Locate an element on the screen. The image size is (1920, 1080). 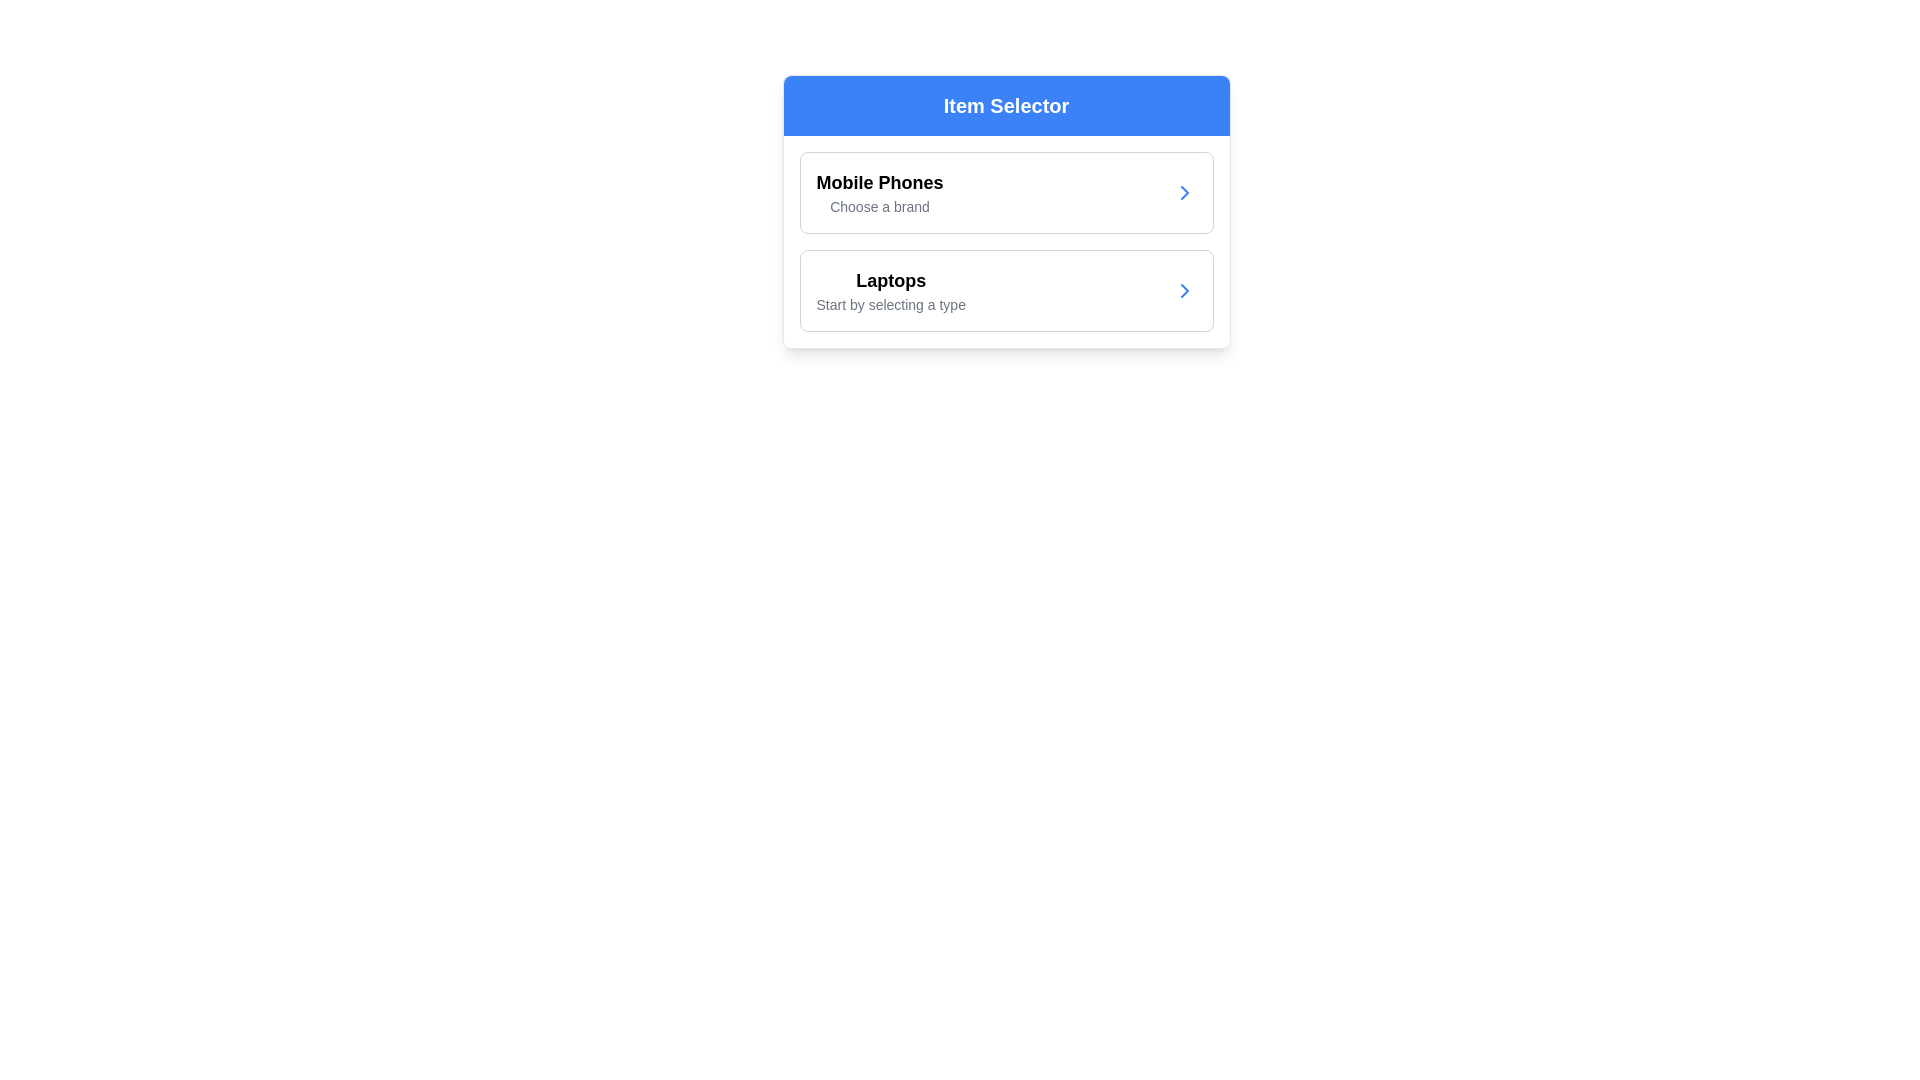
the text block that displays 'Mobile Phones' and 'Choose a brand', which is the first section under 'Item Selector' is located at coordinates (879, 192).